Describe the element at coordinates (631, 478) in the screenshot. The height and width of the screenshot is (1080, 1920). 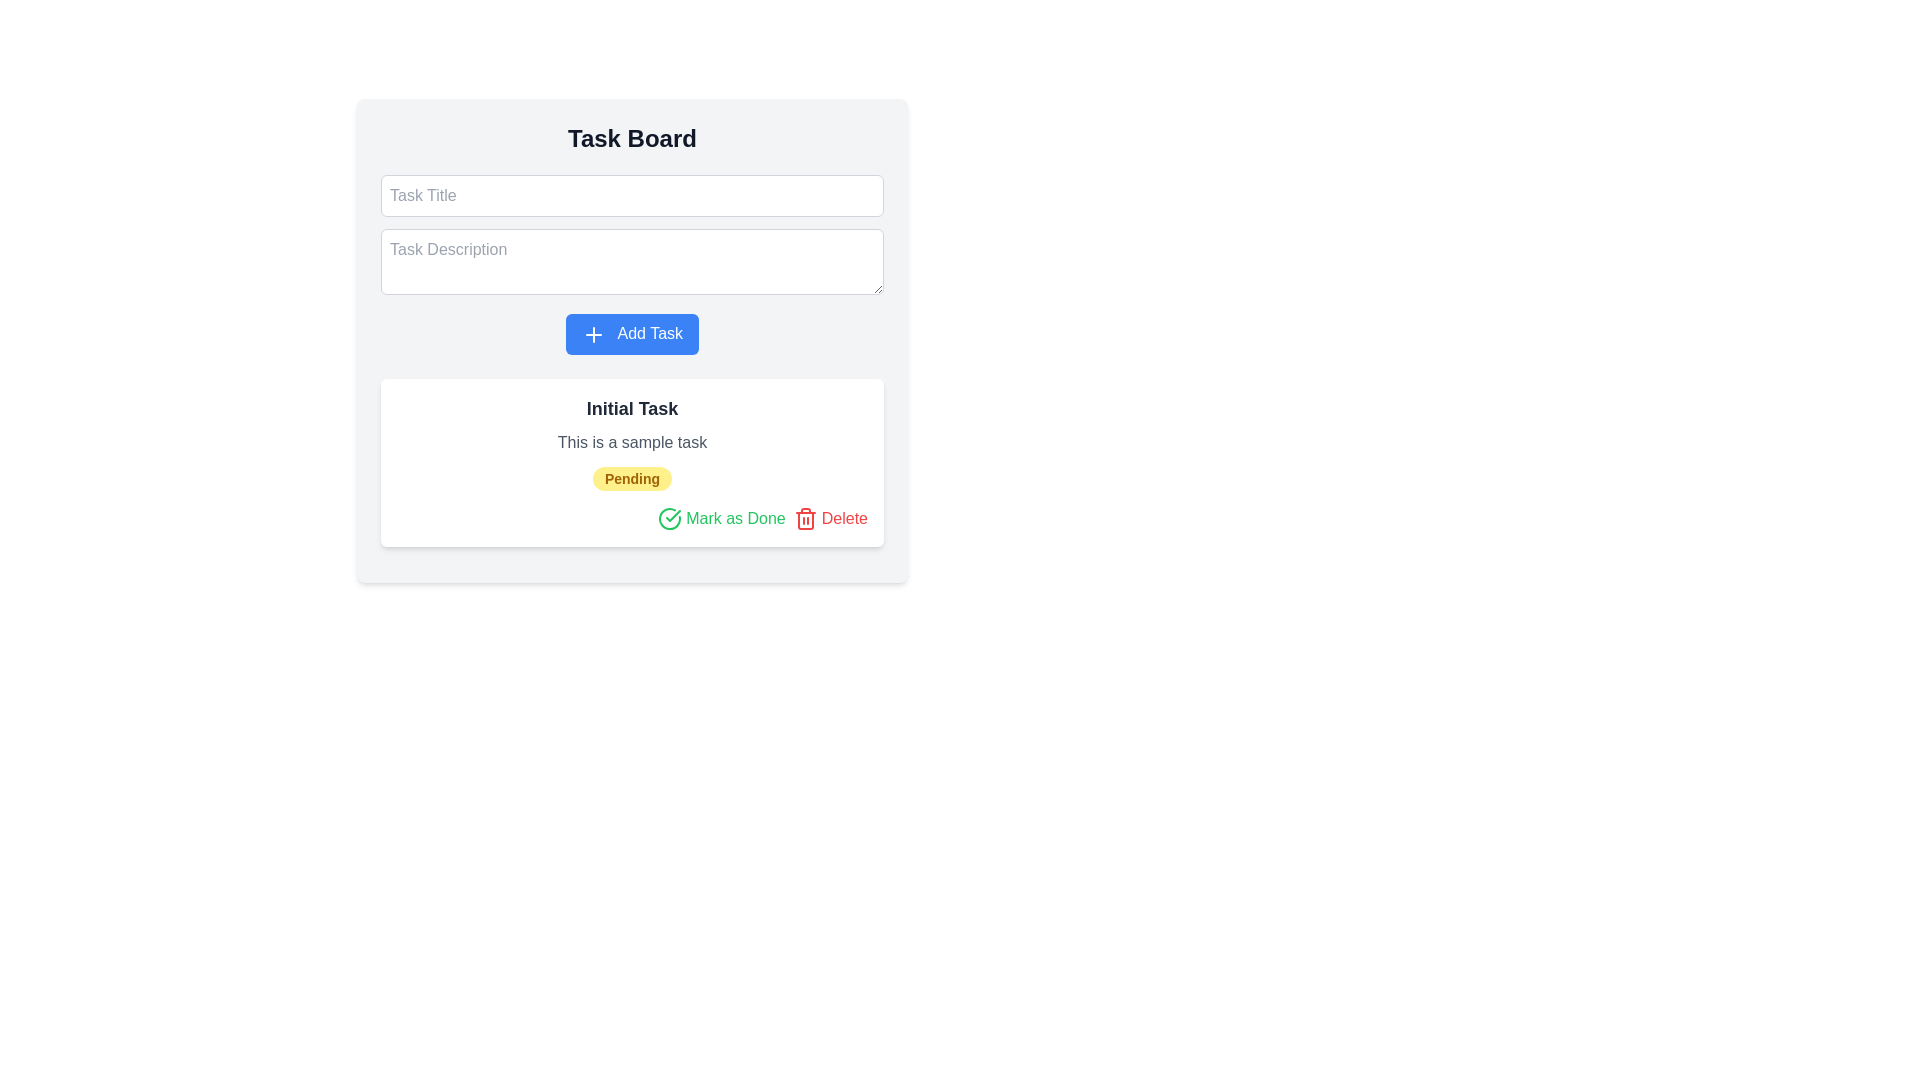
I see `the text label displaying the status 'Pending' with a yellow background and bold text, located within the task card for 'Initial Task'` at that location.